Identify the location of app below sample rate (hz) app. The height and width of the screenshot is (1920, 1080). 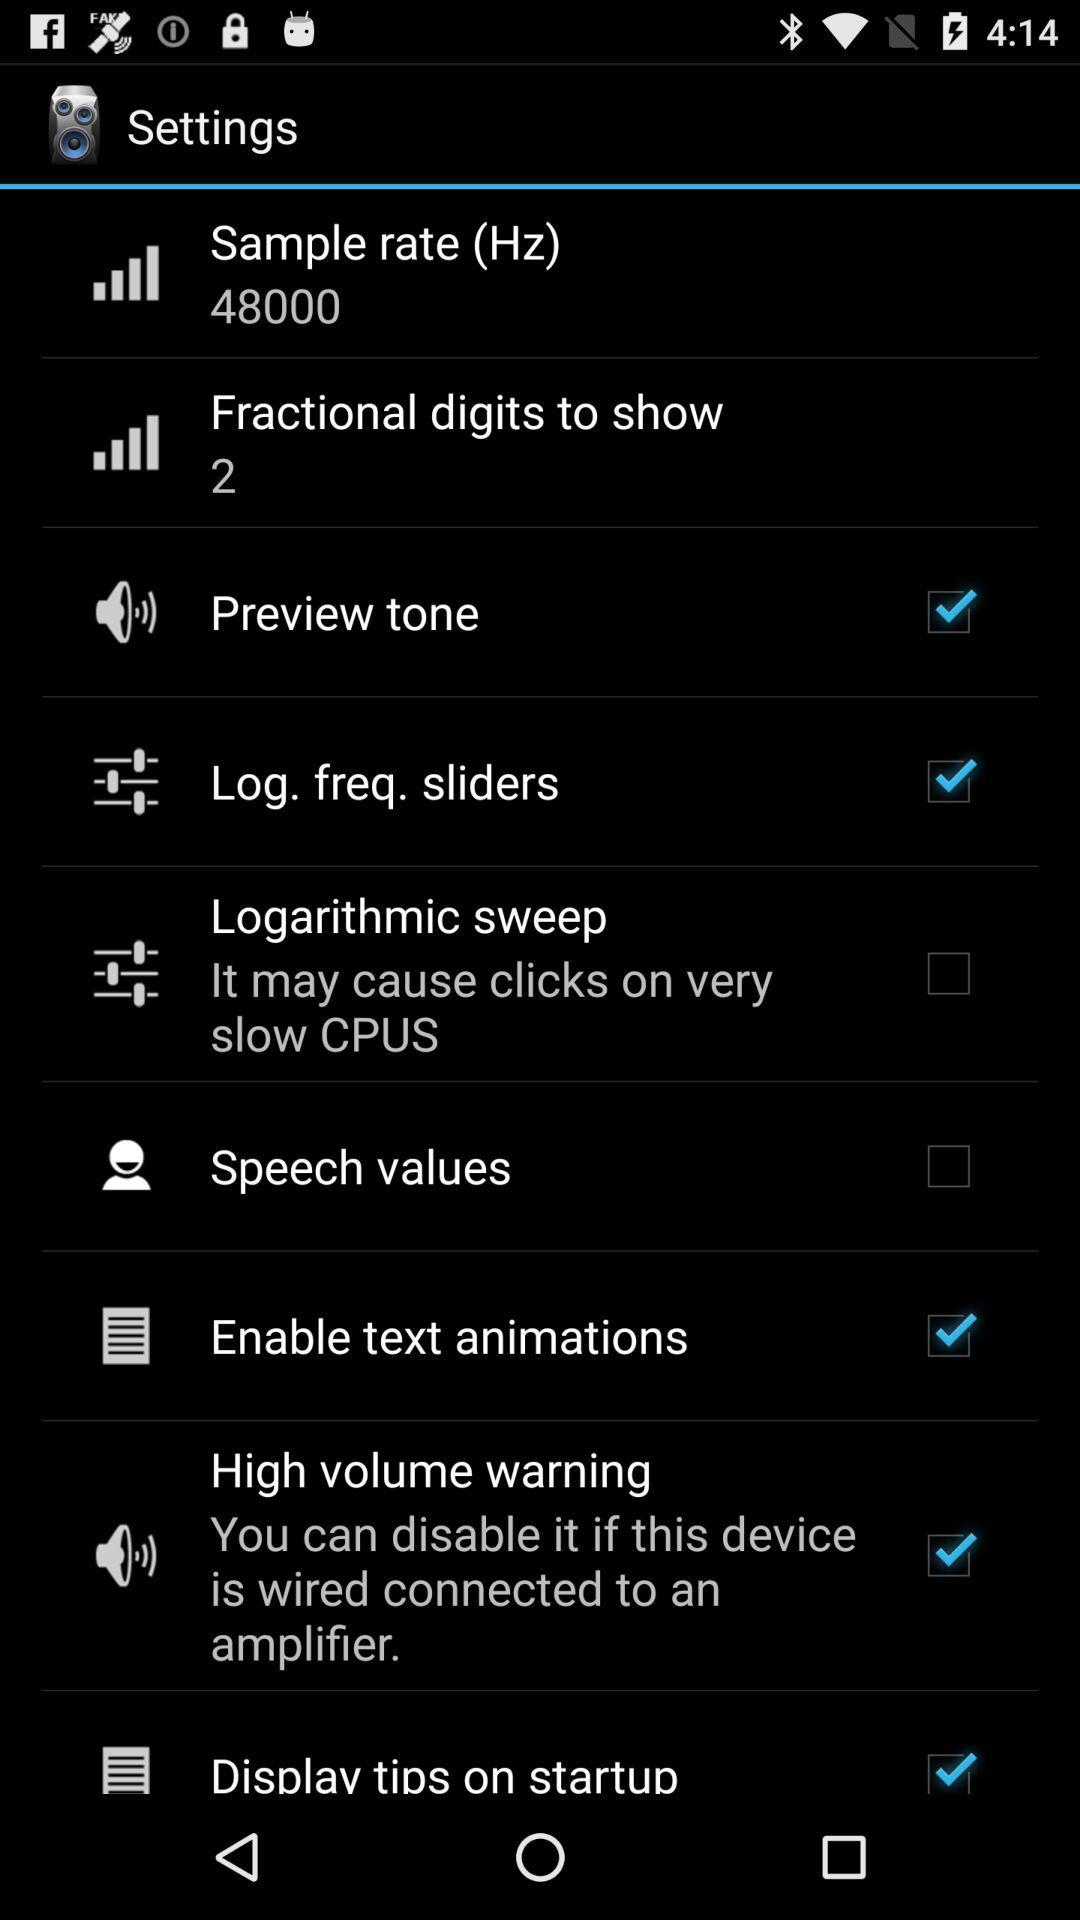
(275, 303).